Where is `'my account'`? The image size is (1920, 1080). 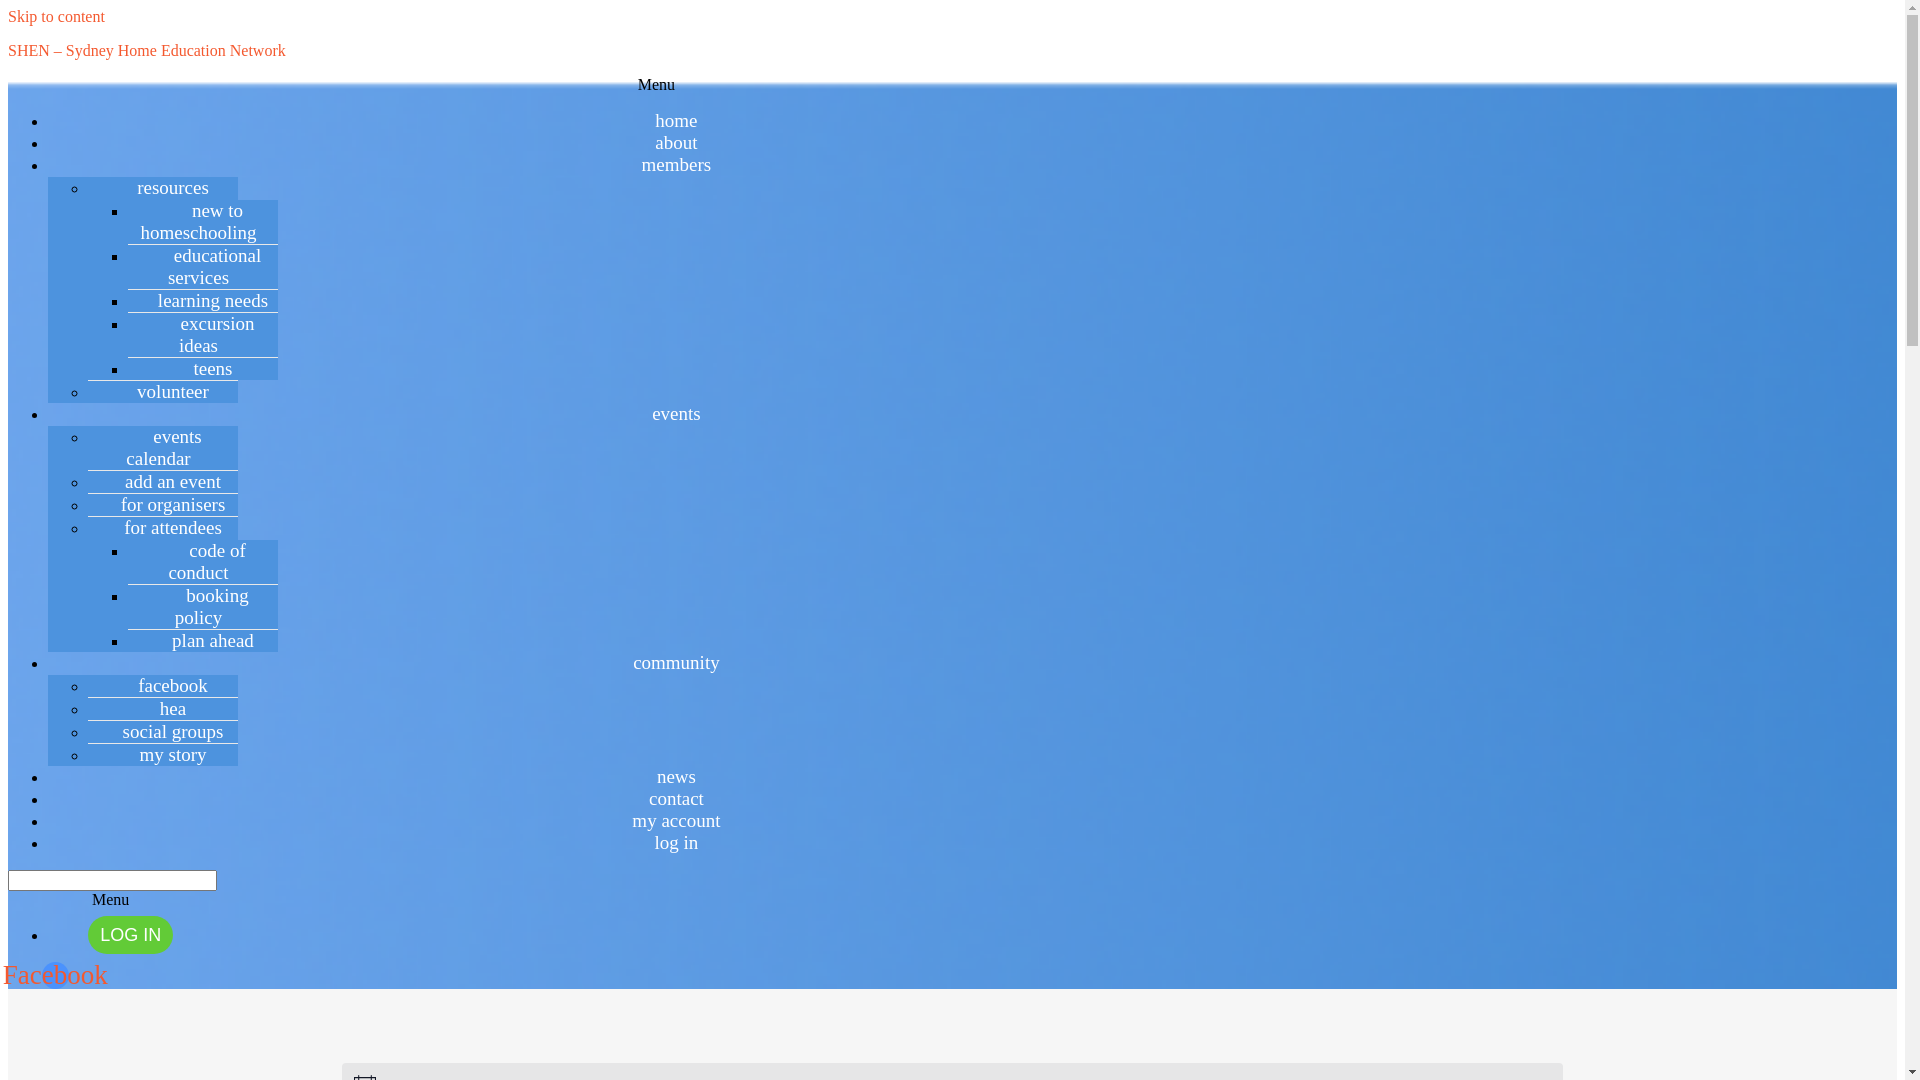 'my account' is located at coordinates (622, 820).